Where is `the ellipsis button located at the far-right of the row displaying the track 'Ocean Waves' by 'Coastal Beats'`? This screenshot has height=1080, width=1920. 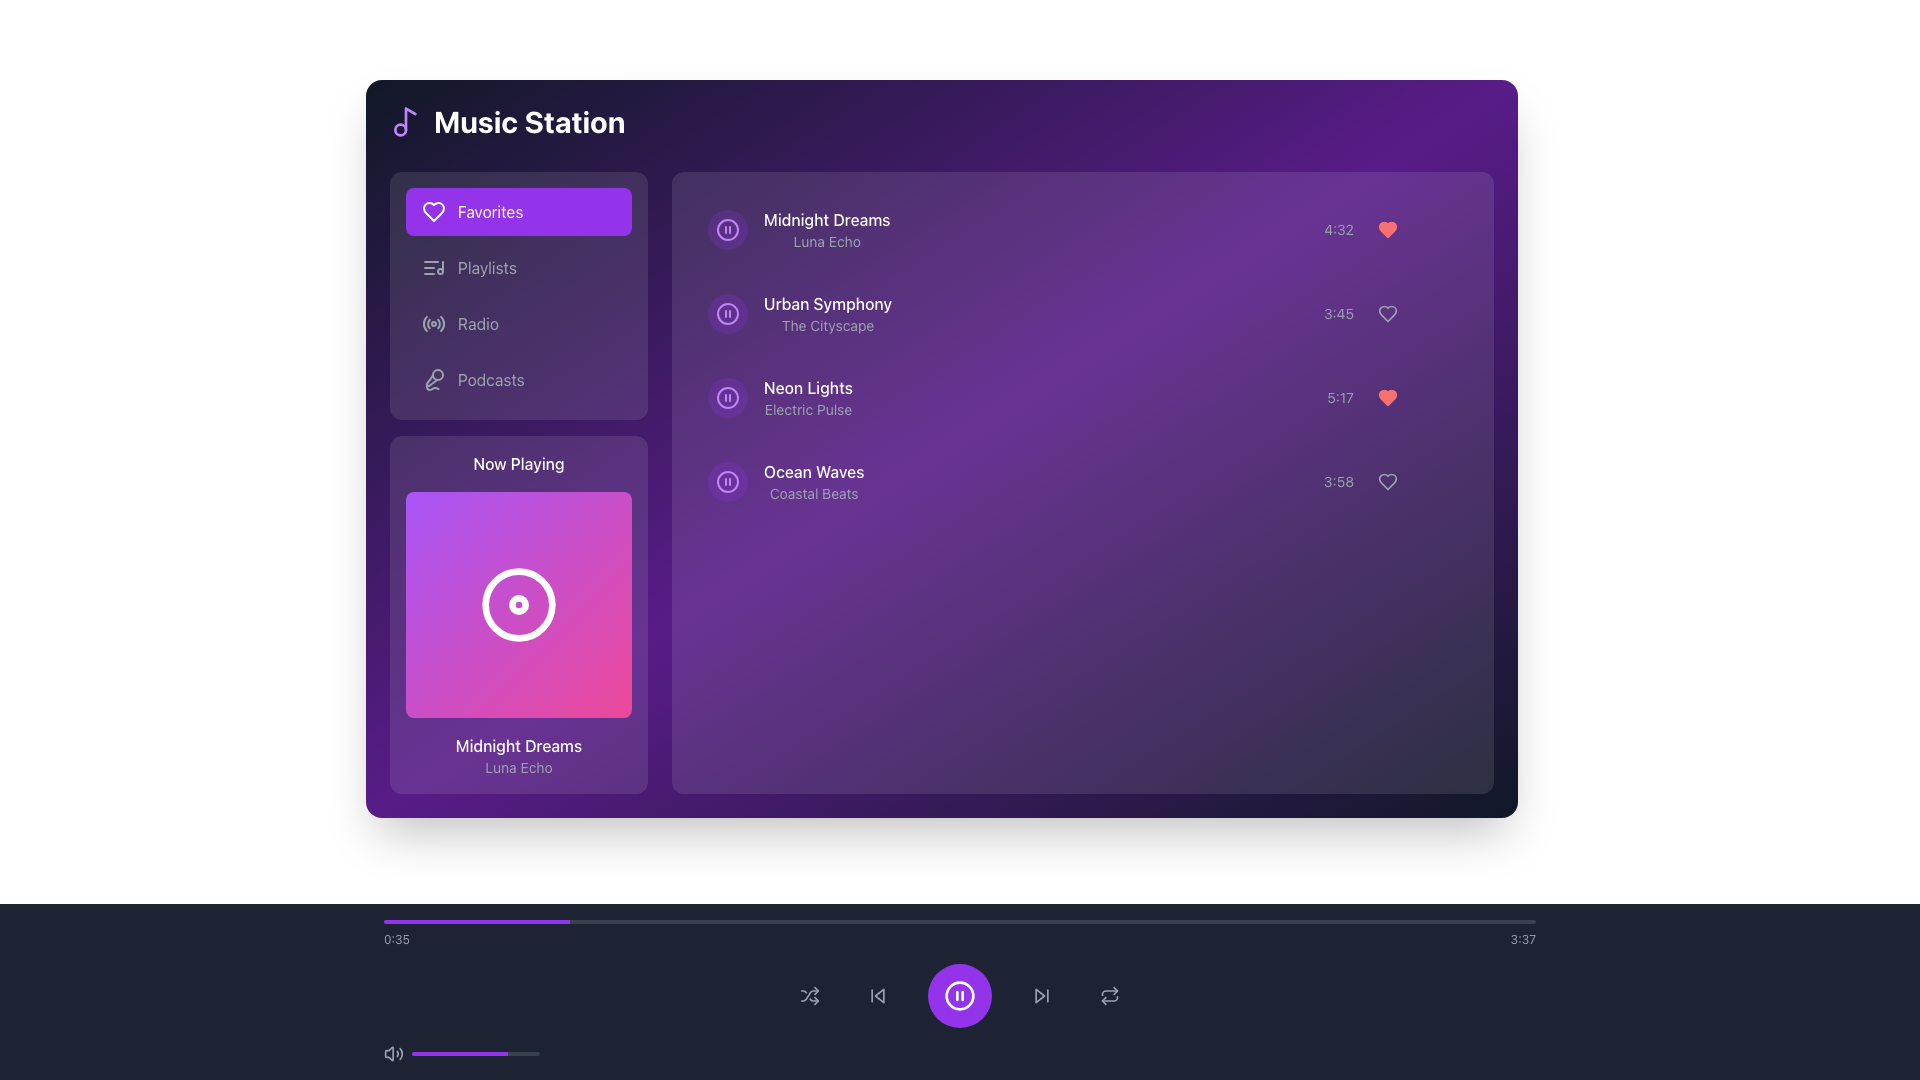 the ellipsis button located at the far-right of the row displaying the track 'Ocean Waves' by 'Coastal Beats' is located at coordinates (1440, 482).